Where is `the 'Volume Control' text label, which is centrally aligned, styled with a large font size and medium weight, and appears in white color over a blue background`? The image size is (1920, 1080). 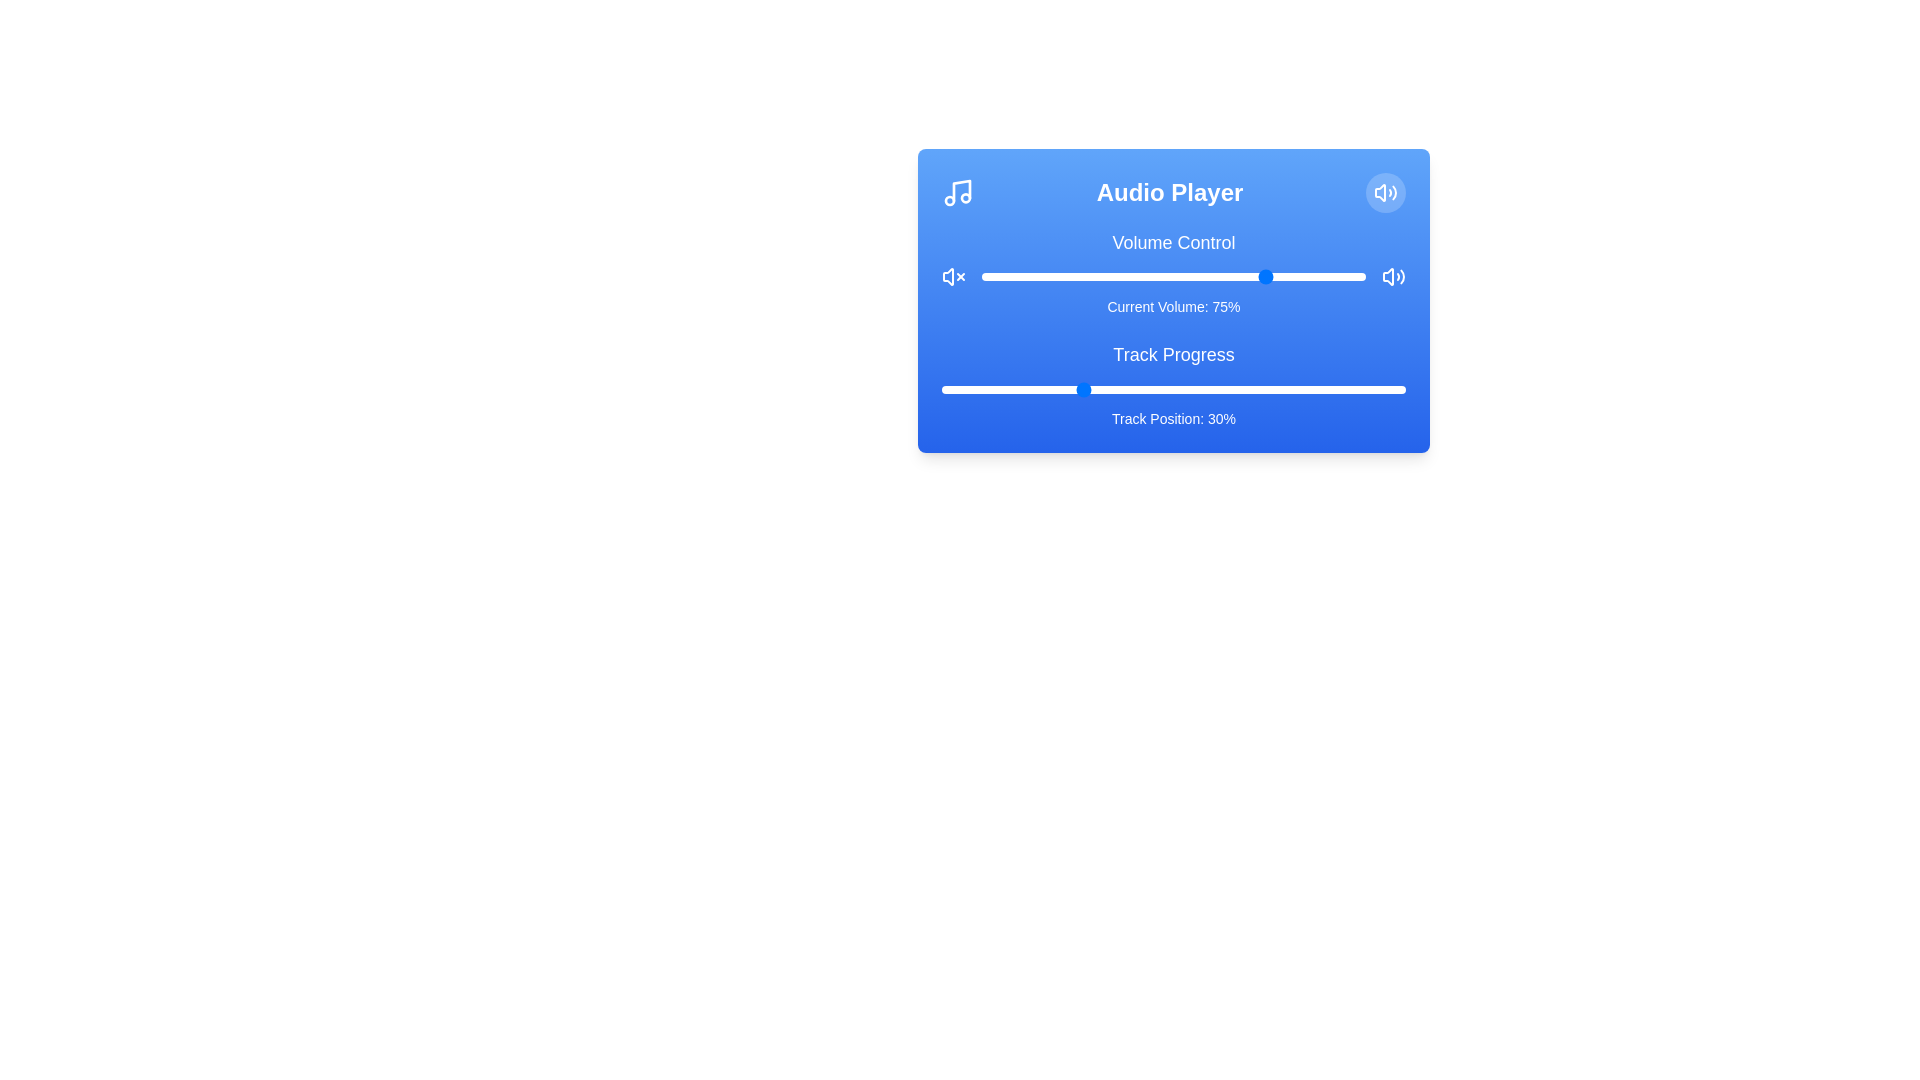 the 'Volume Control' text label, which is centrally aligned, styled with a large font size and medium weight, and appears in white color over a blue background is located at coordinates (1174, 242).